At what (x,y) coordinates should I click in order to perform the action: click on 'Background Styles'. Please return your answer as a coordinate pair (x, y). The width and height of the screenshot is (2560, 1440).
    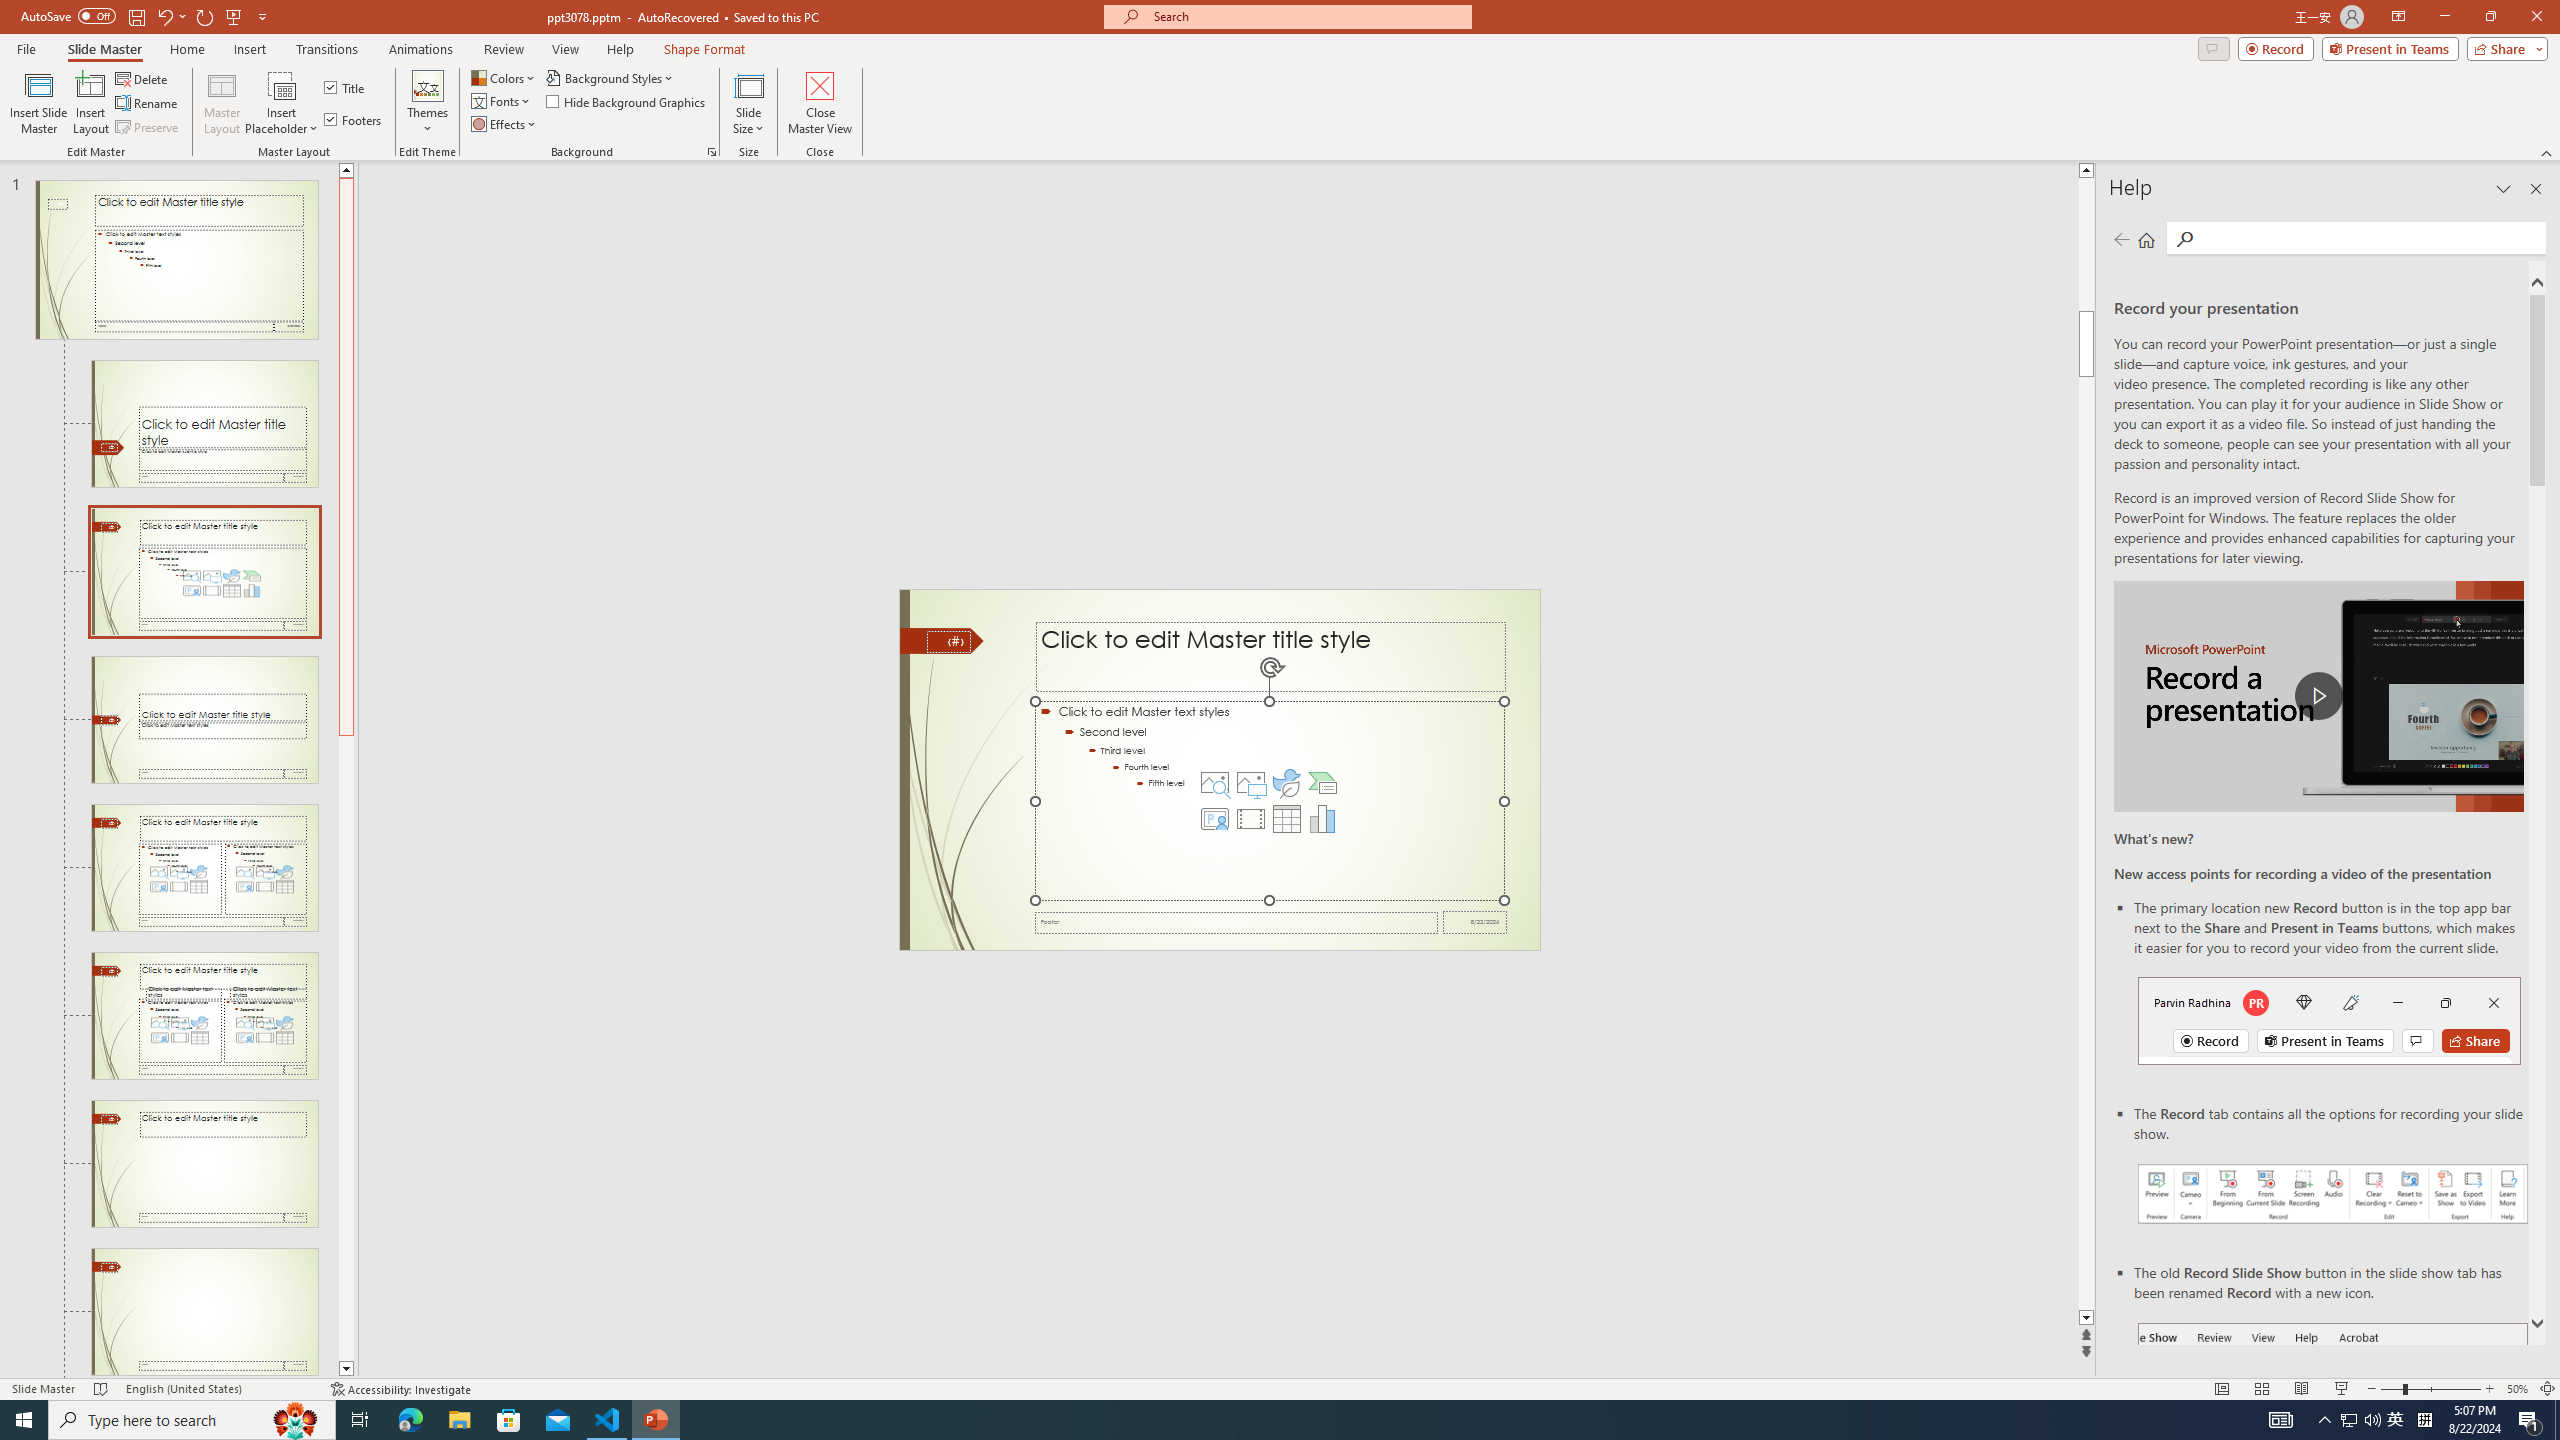
    Looking at the image, I should click on (611, 77).